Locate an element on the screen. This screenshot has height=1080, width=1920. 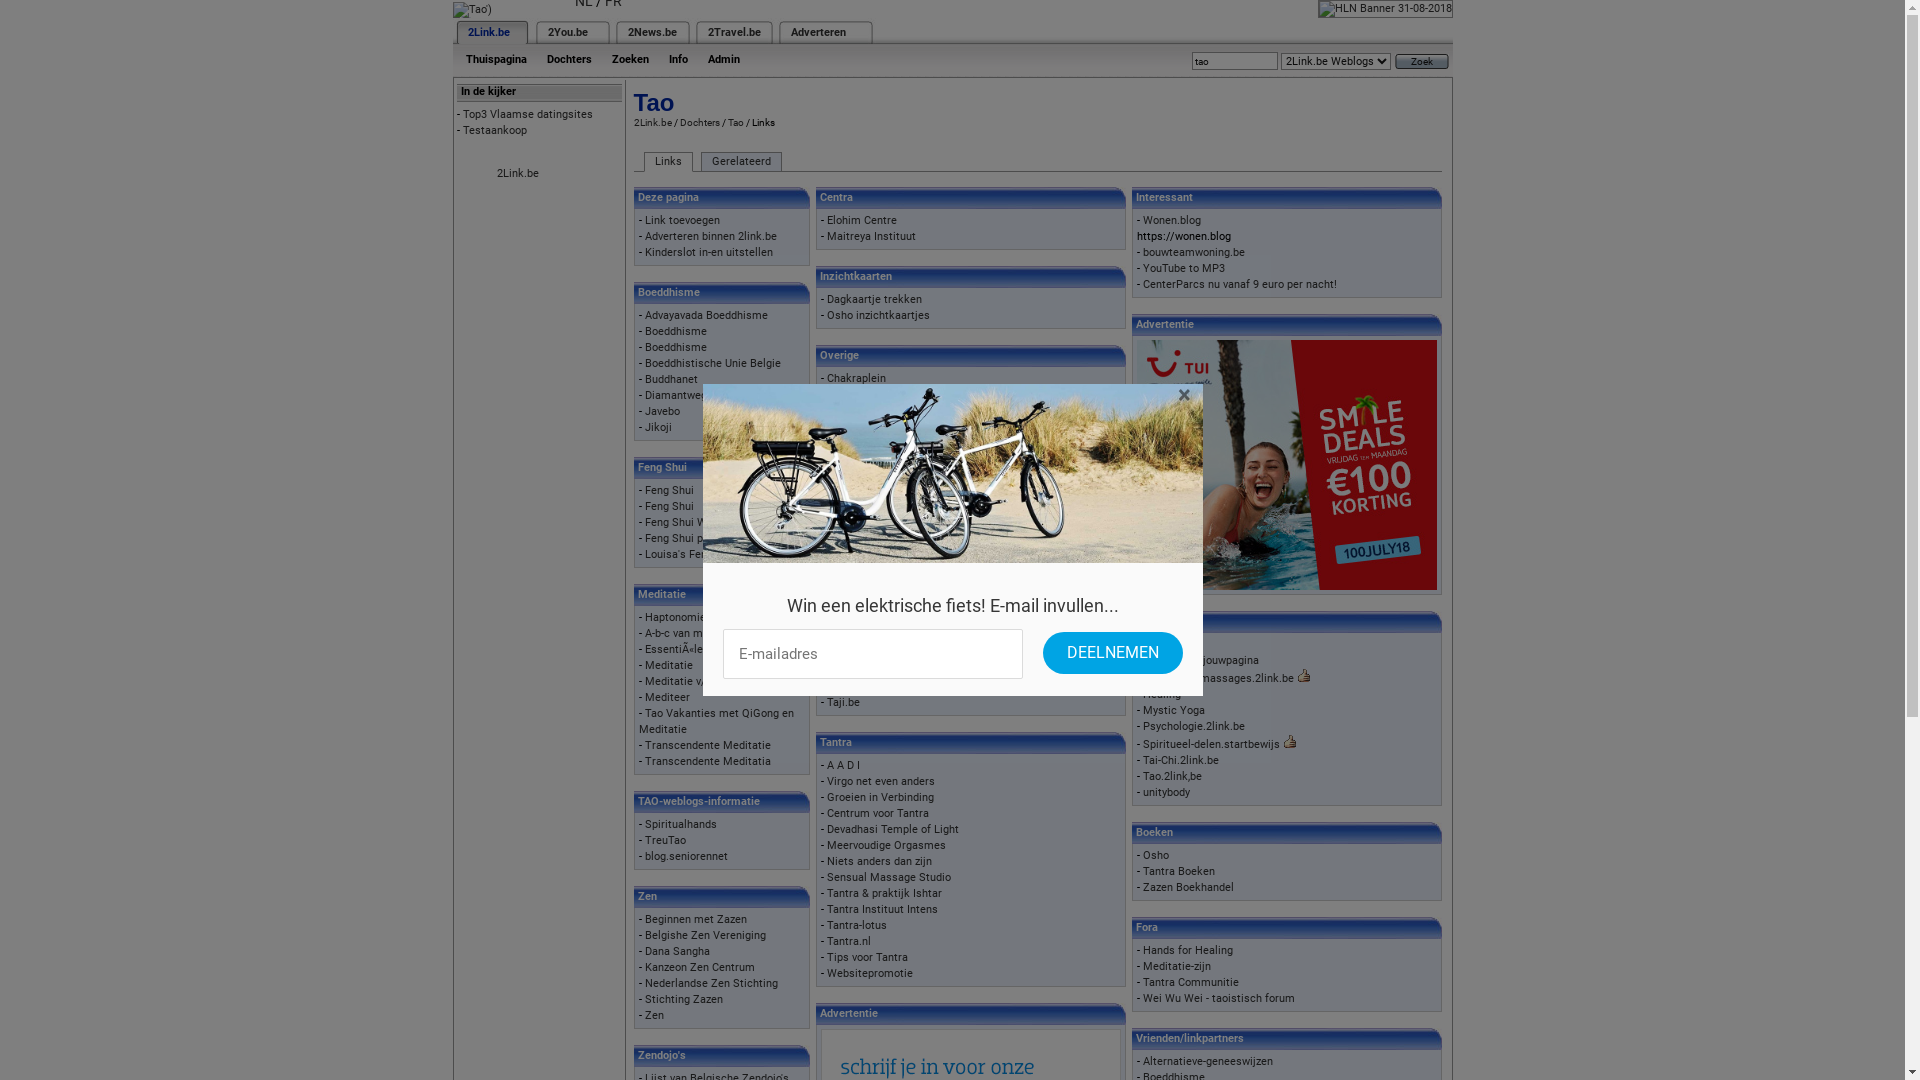
'Boeddhistische Unie Belgie' is located at coordinates (711, 363).